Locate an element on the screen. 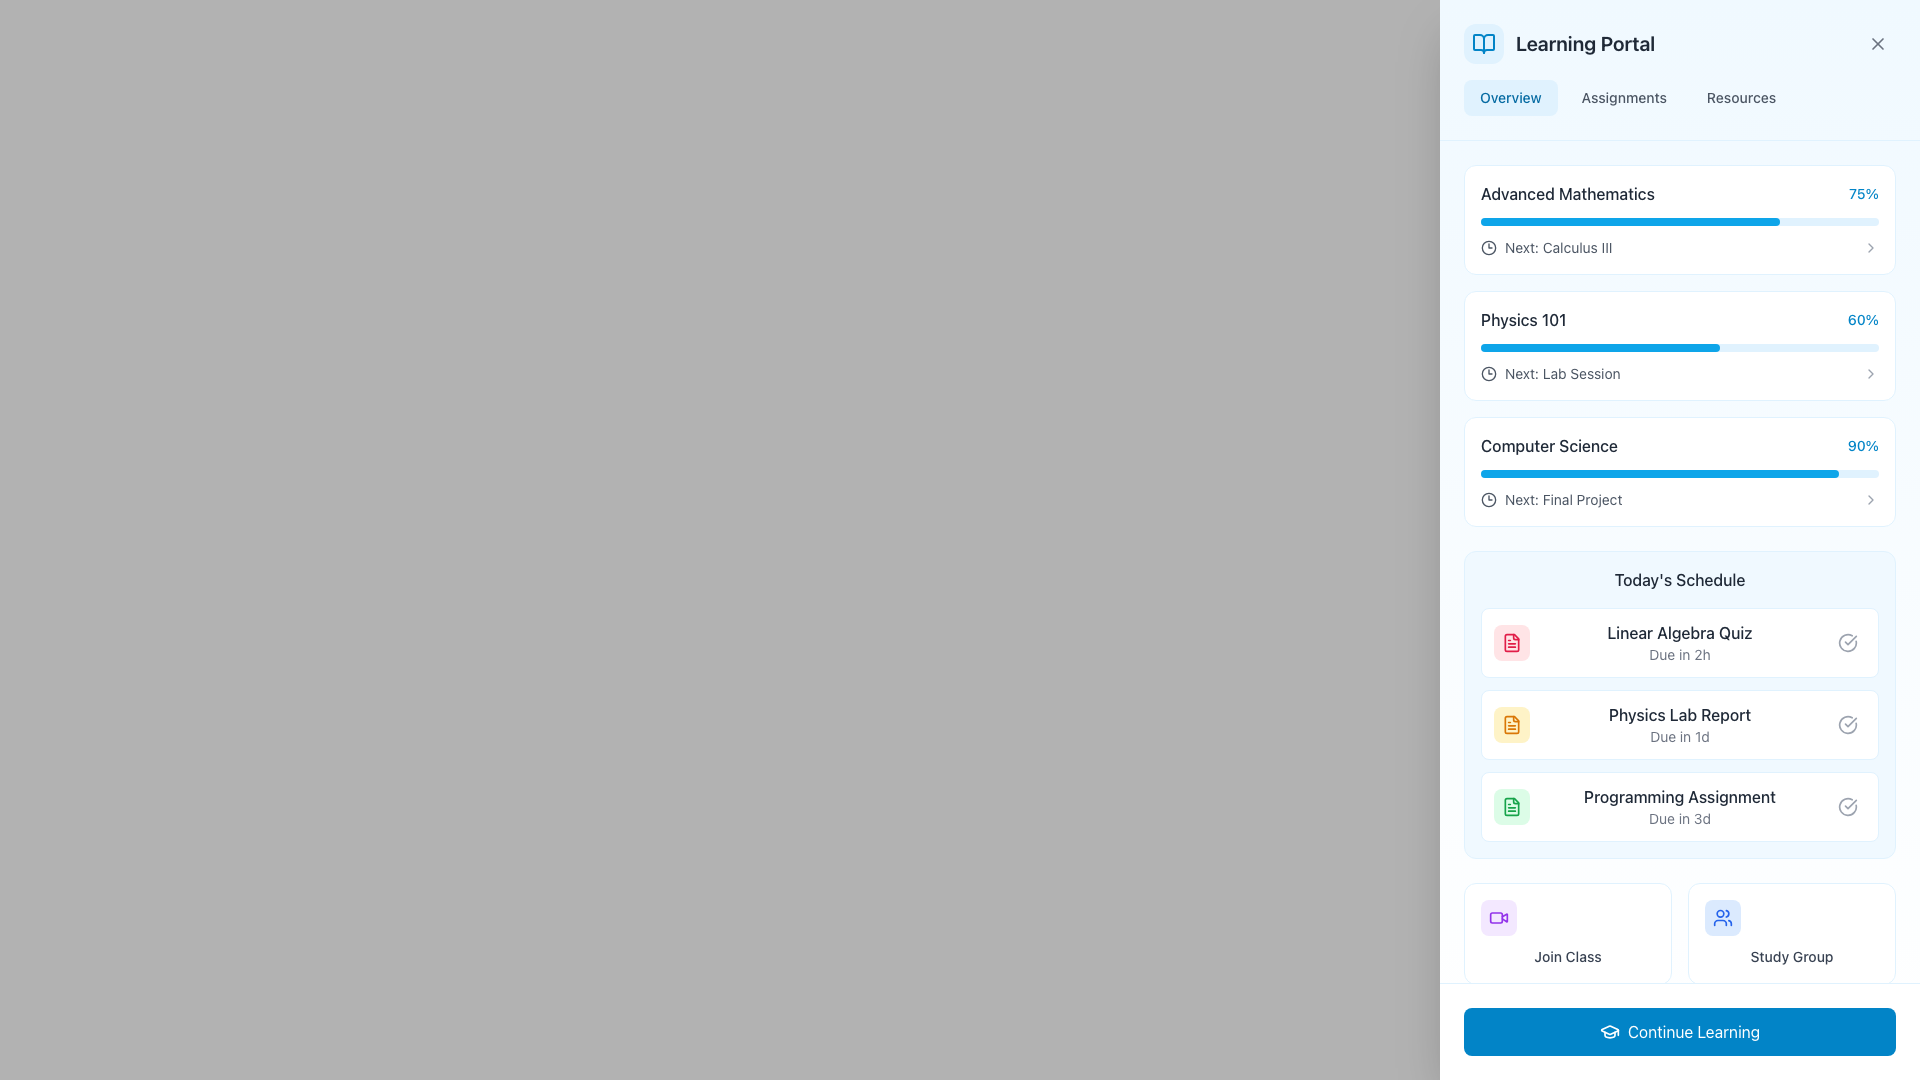 Image resolution: width=1920 pixels, height=1080 pixels. the static text label that informs the user about the next topic in the 'Advanced Mathematics' course, specifically 'Calculus III', located within the section labeled 'Advanced Mathematics' is located at coordinates (1557, 246).